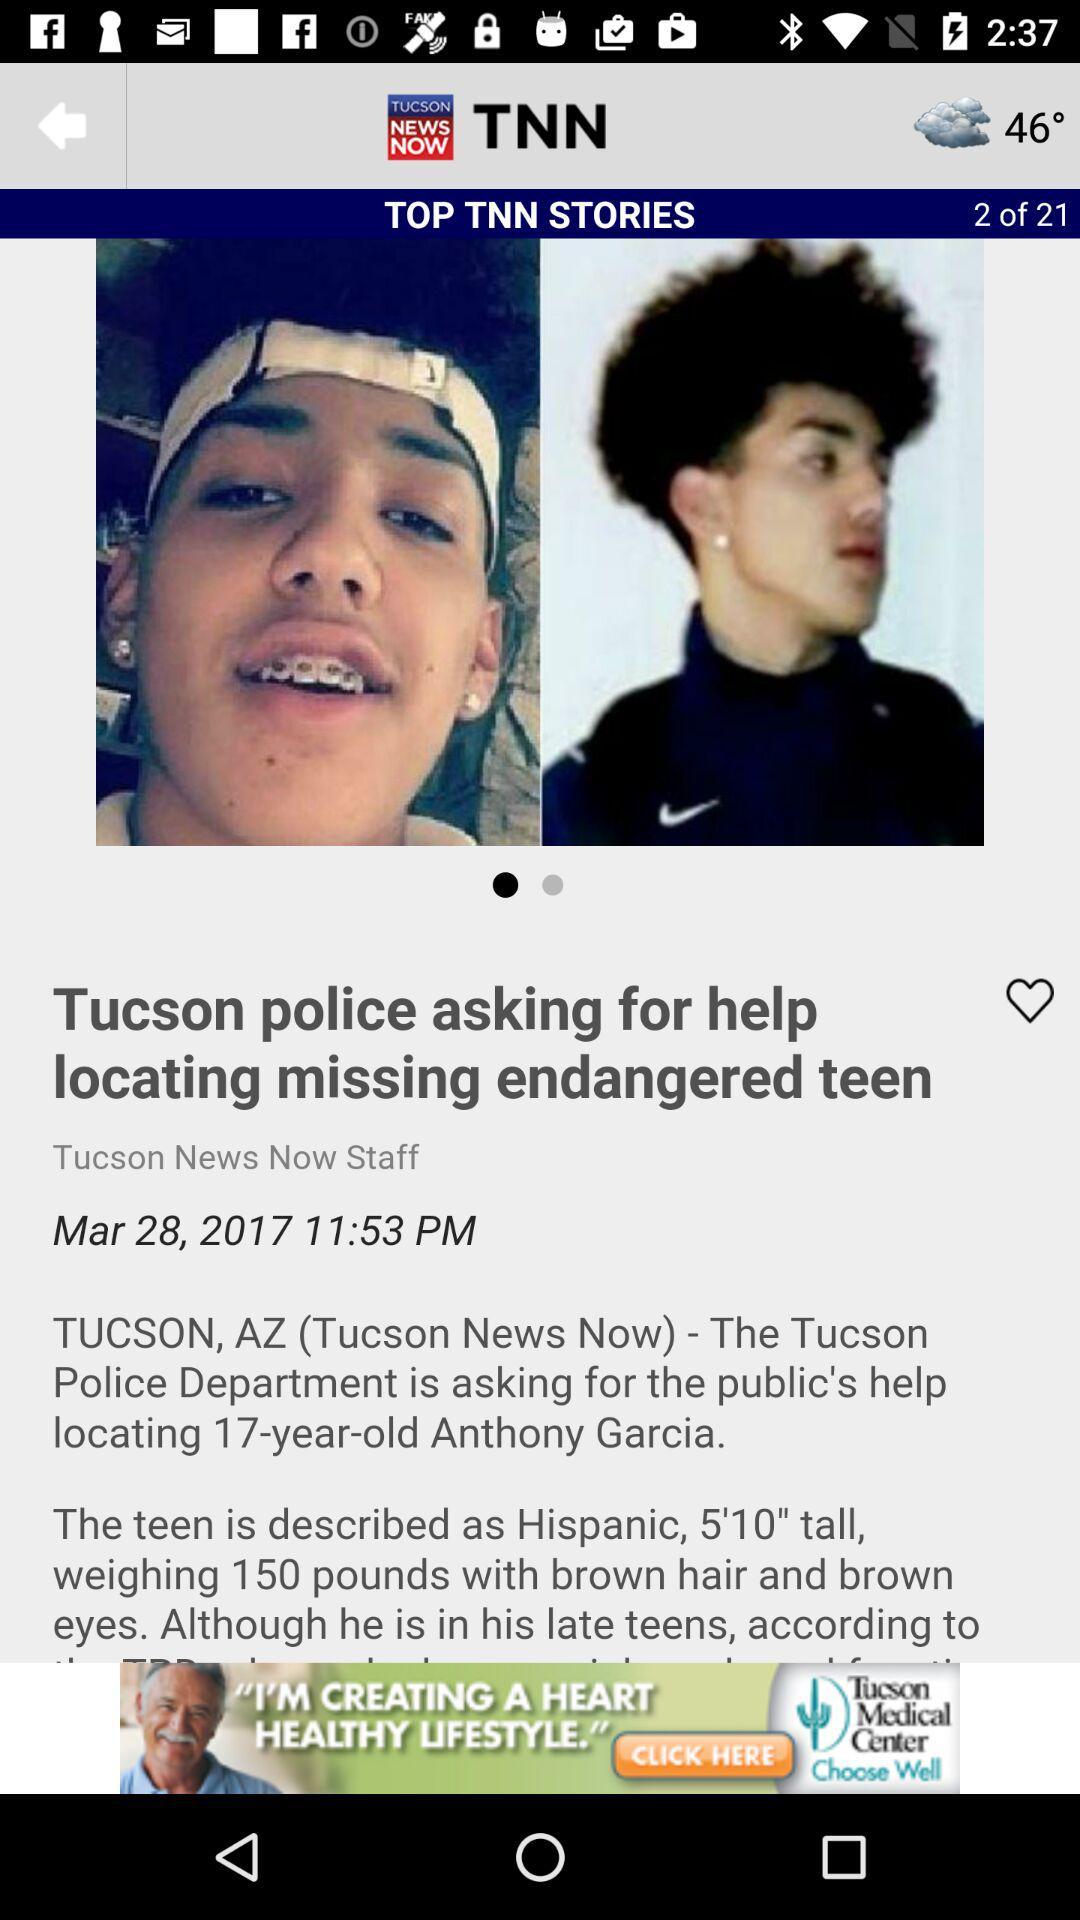 Image resolution: width=1080 pixels, height=1920 pixels. Describe the element at coordinates (540, 1293) in the screenshot. I see `open story` at that location.